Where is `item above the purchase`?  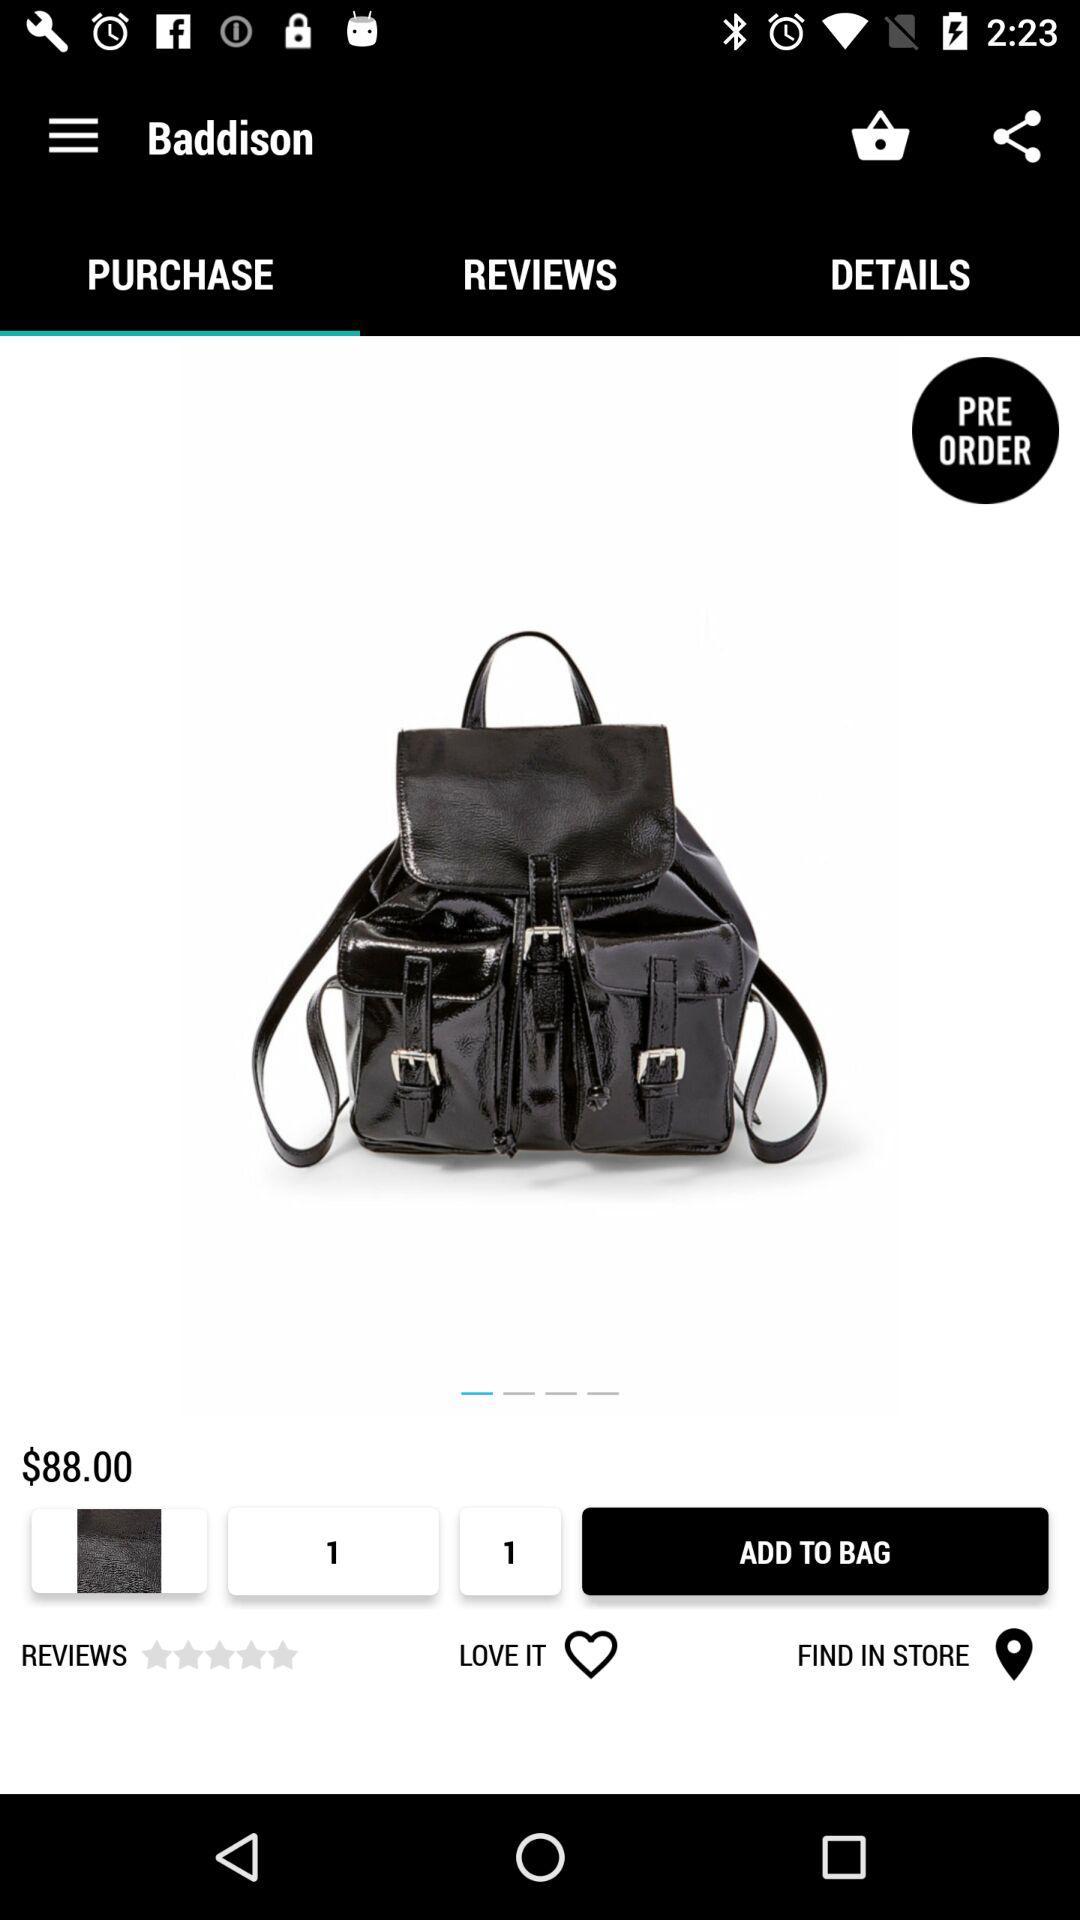 item above the purchase is located at coordinates (72, 135).